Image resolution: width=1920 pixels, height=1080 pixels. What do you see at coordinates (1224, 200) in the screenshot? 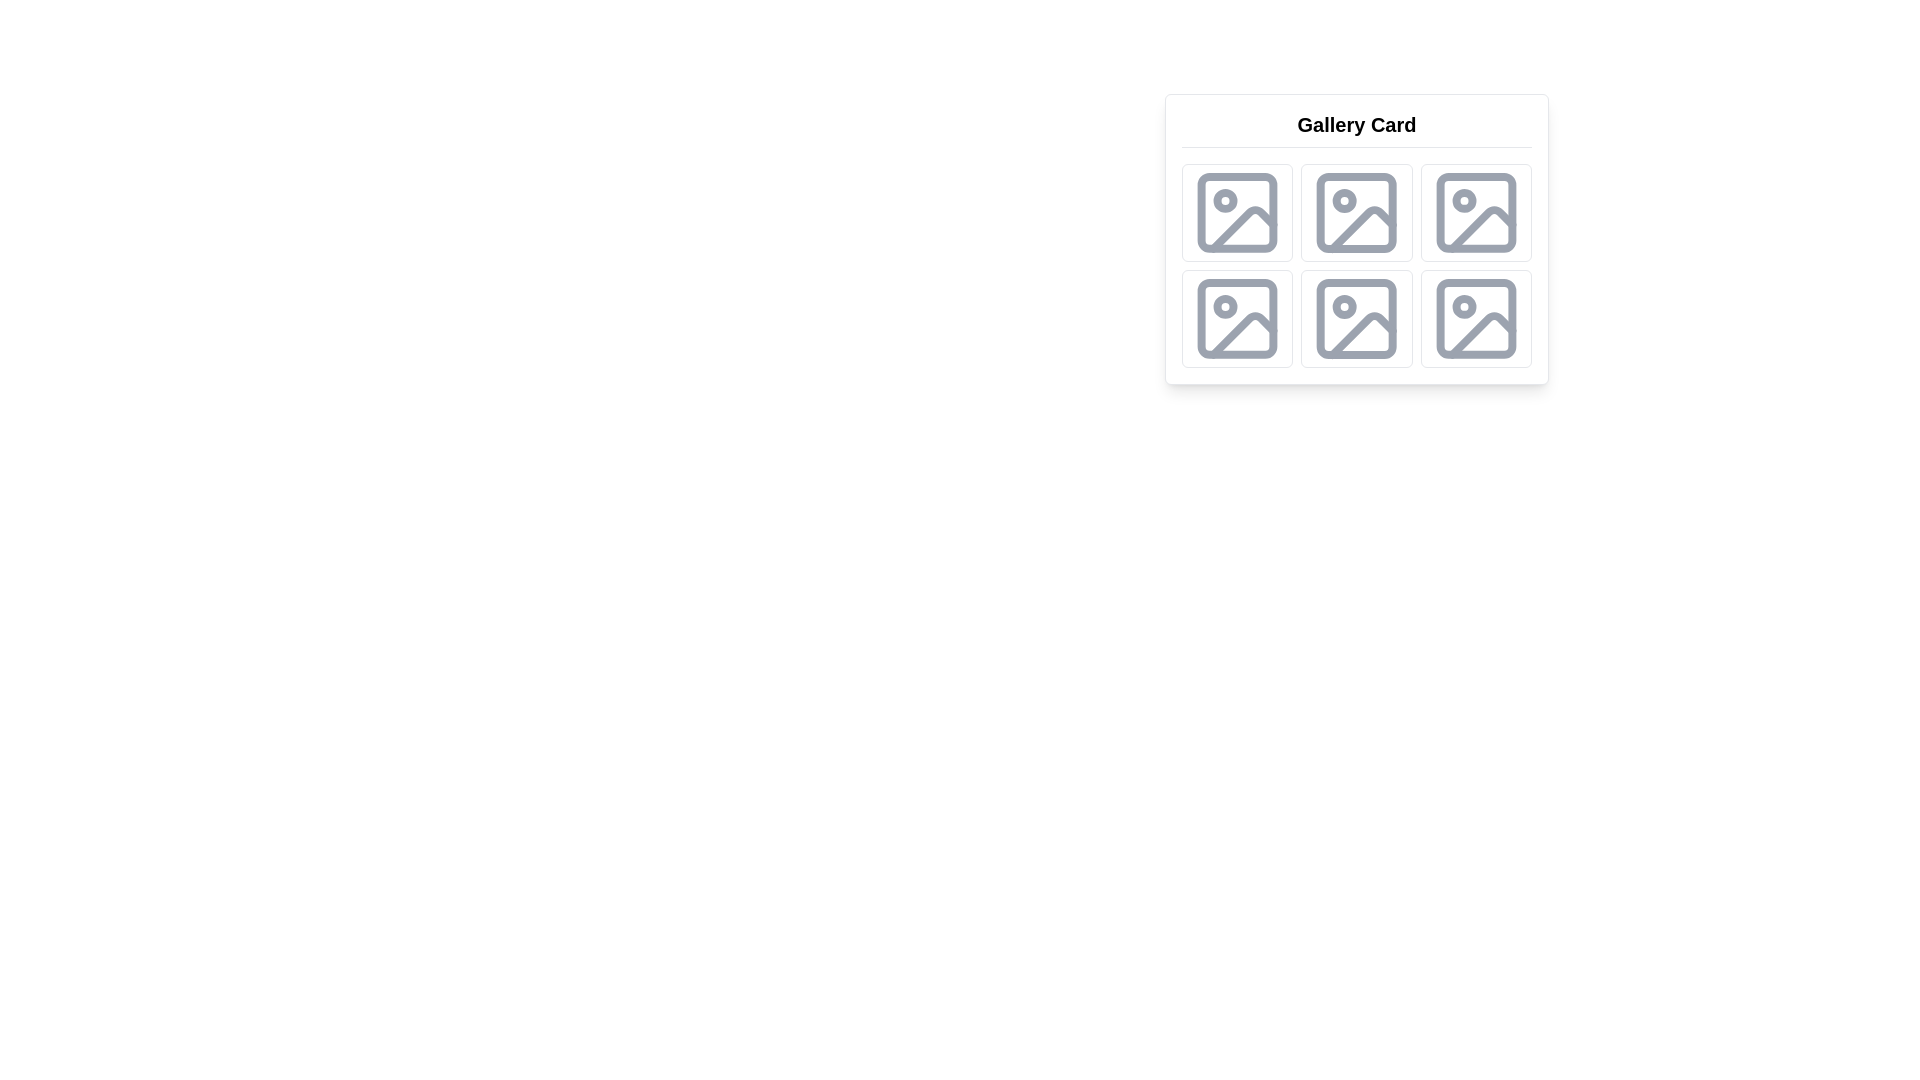
I see `the circle shape SVG graphical component located in the top-left corner of the first icon in the Gallery Card` at bounding box center [1224, 200].